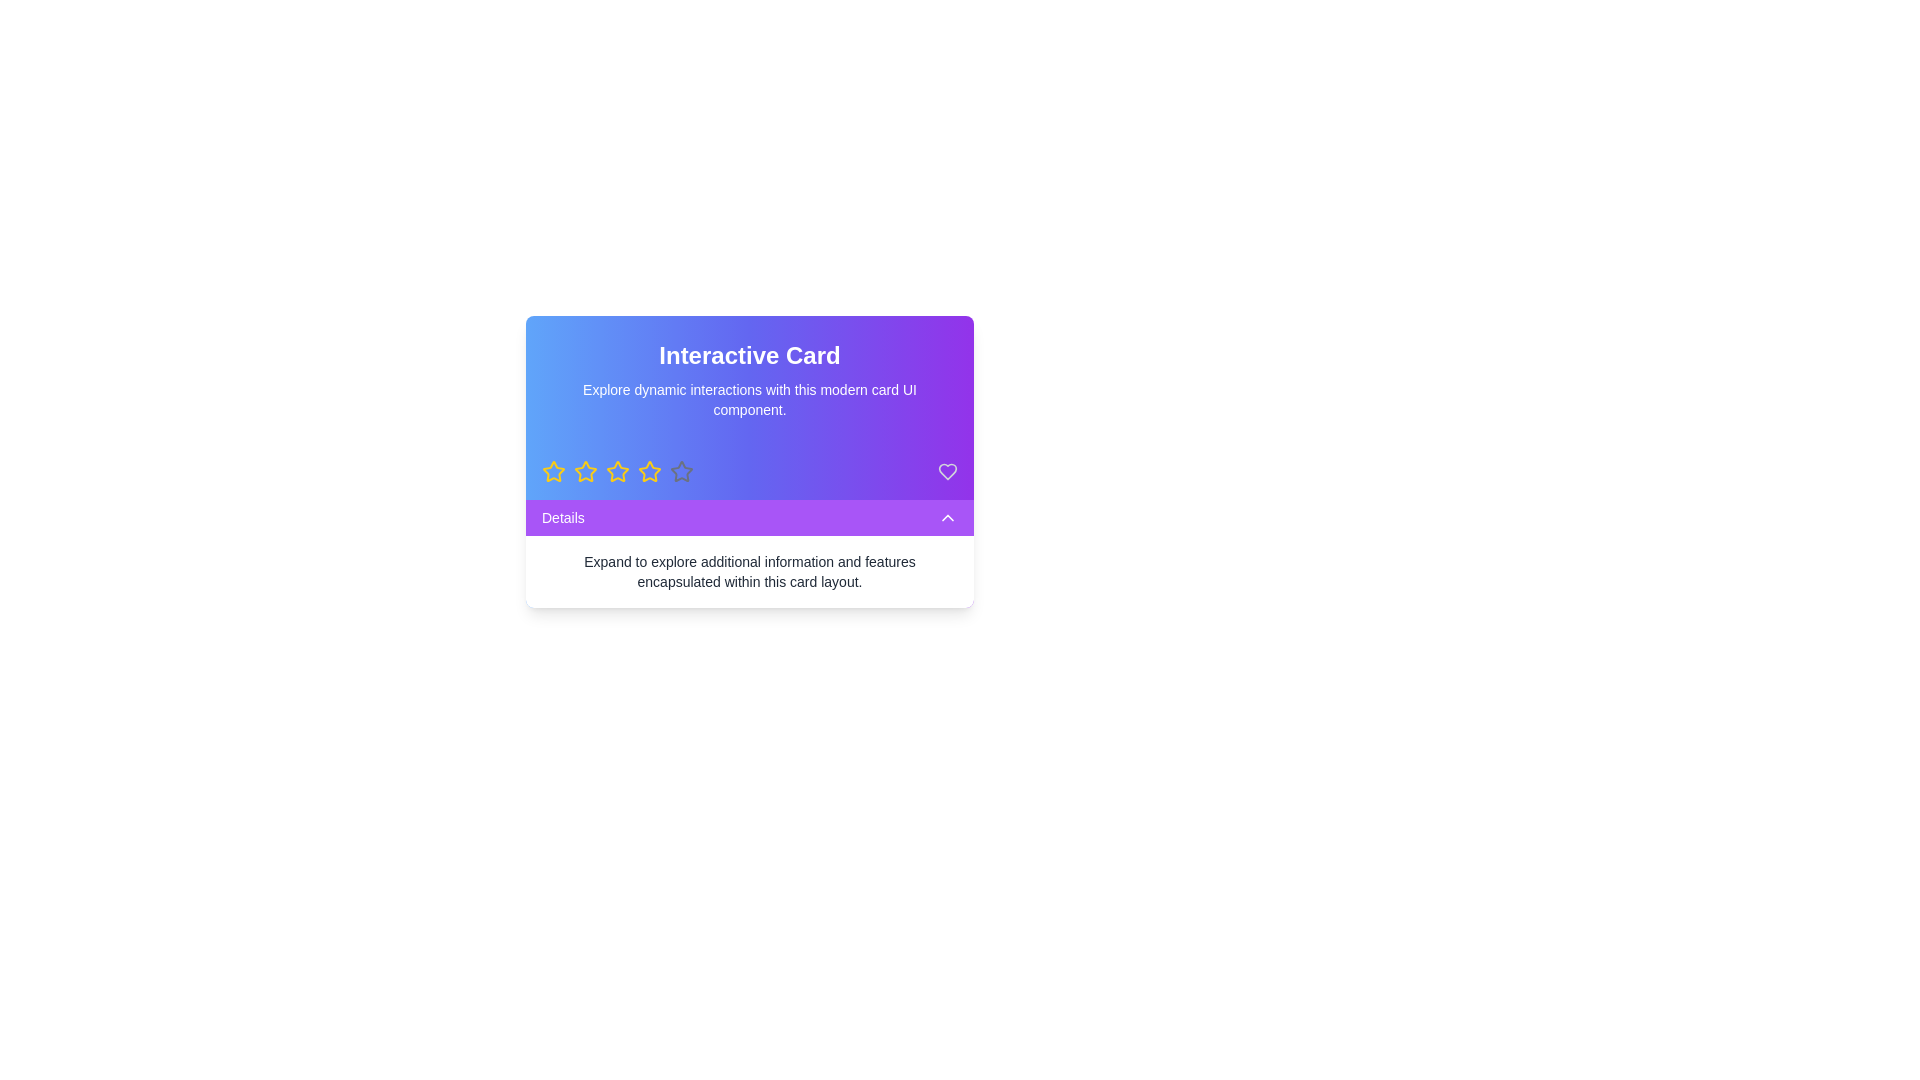 The height and width of the screenshot is (1080, 1920). What do you see at coordinates (947, 516) in the screenshot?
I see `the upward-pointing chevron icon located to the far-right inside the 'Details' purple bar` at bounding box center [947, 516].